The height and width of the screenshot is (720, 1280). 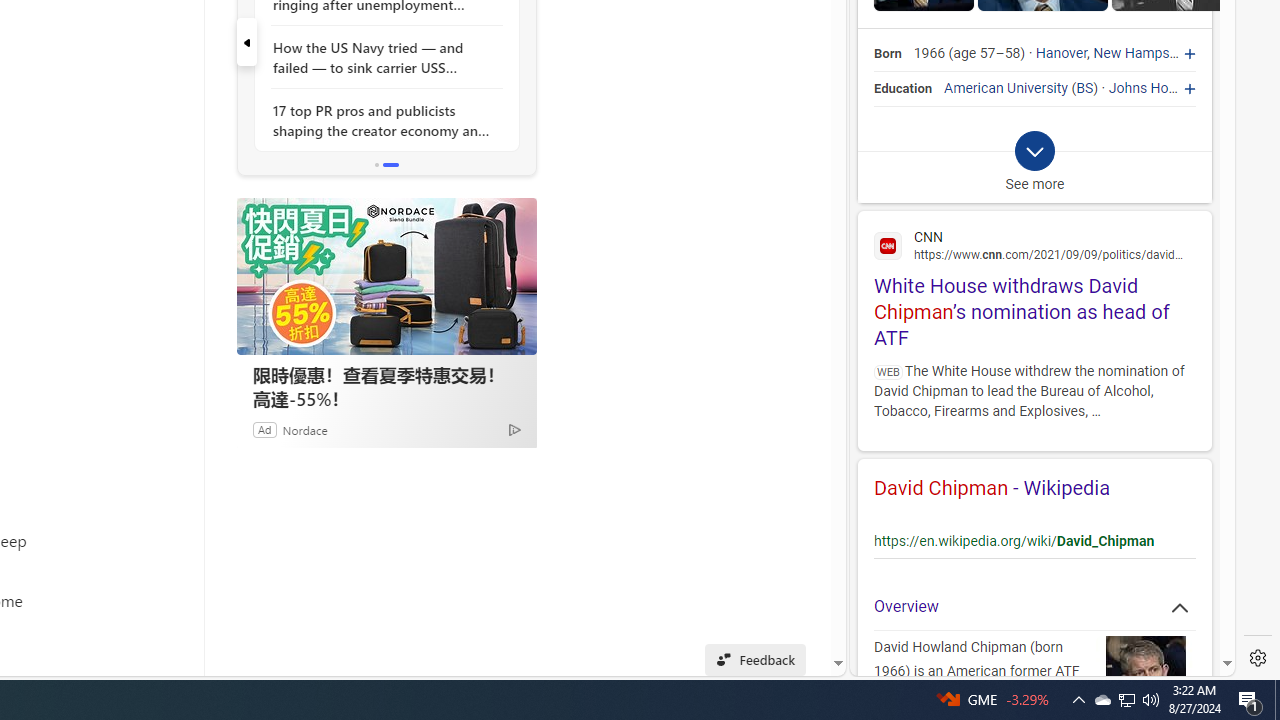 I want to click on 'Ad Choice', so click(x=514, y=428).